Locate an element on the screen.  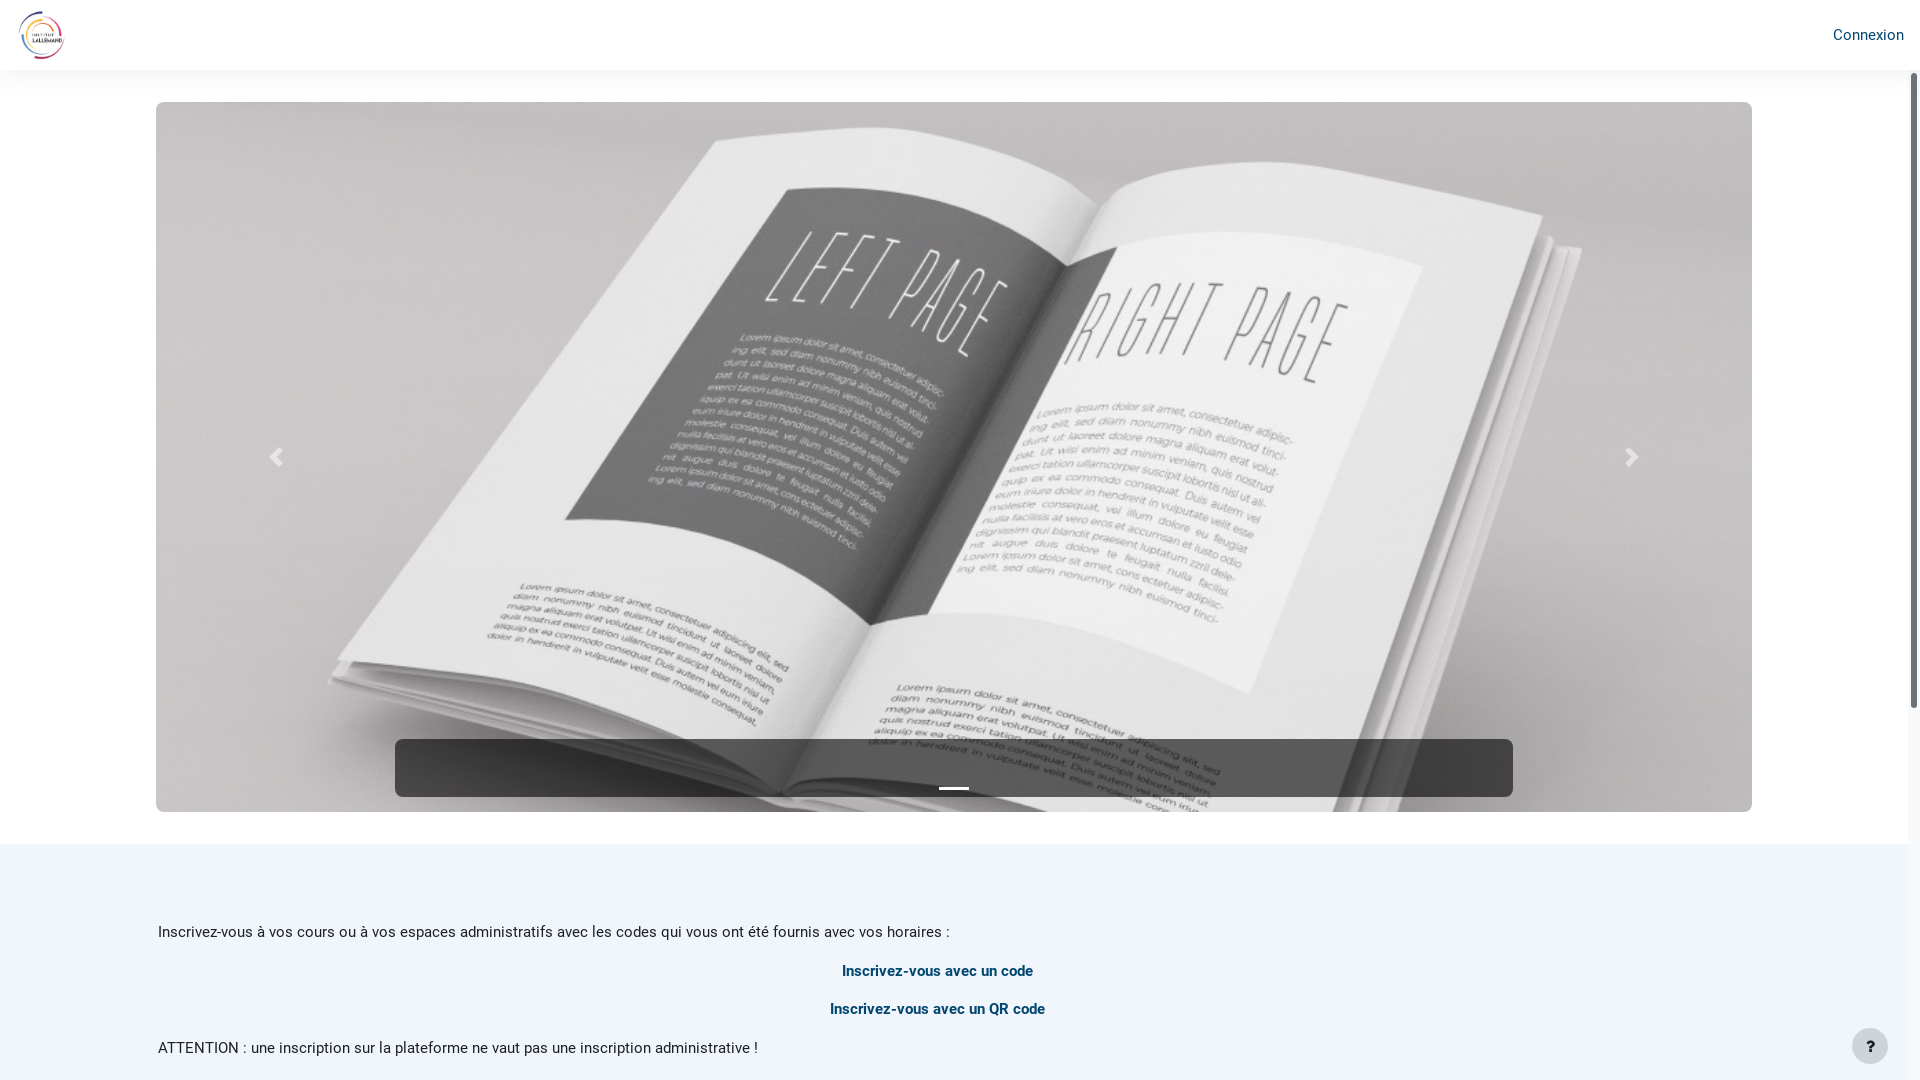
'Inscrivez-vous avec un QR code' is located at coordinates (936, 1009).